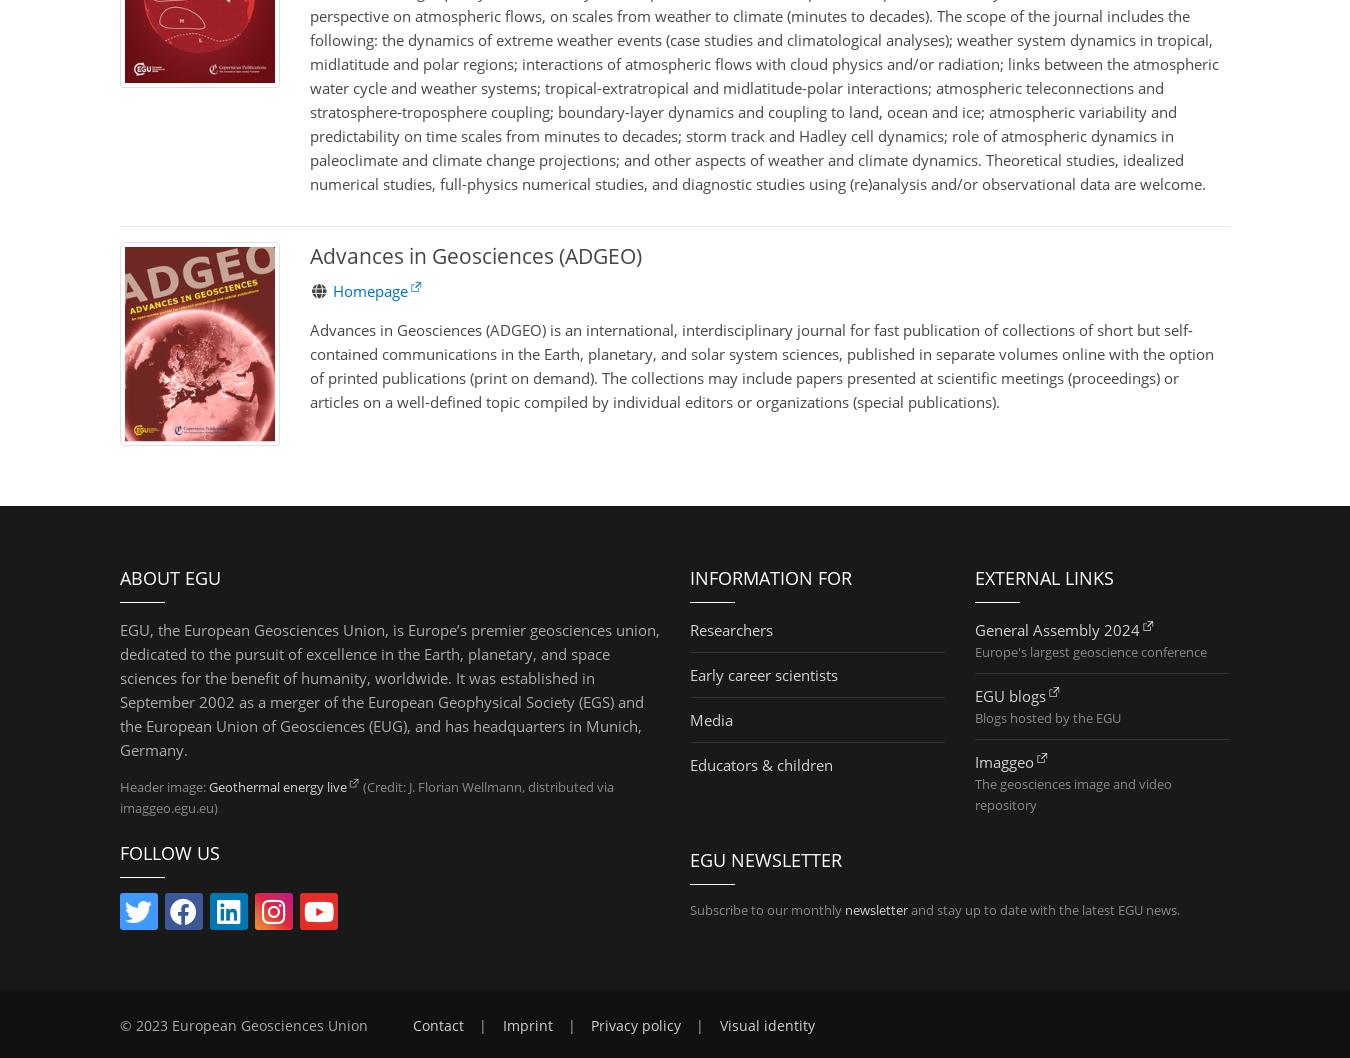  I want to click on 'newsletter', so click(876, 909).